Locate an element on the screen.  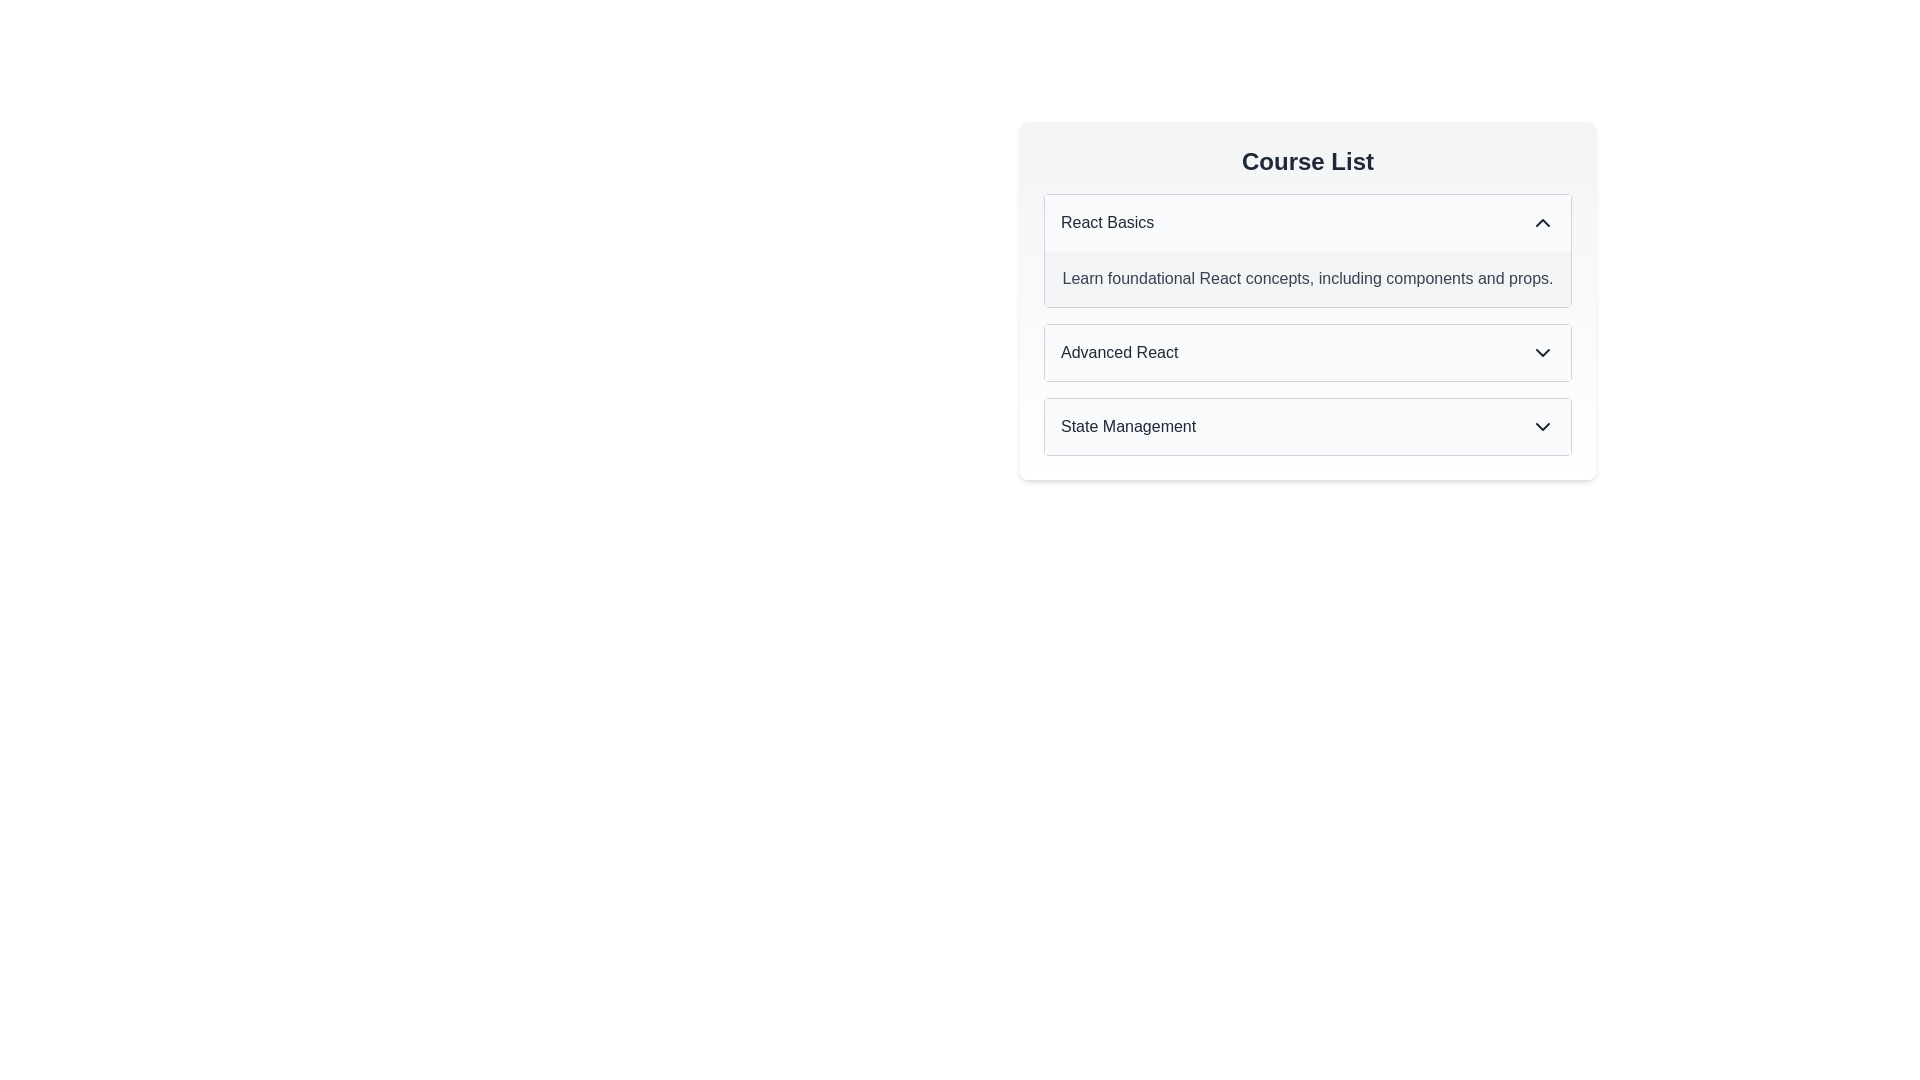
the 'State Management' text label is located at coordinates (1128, 426).